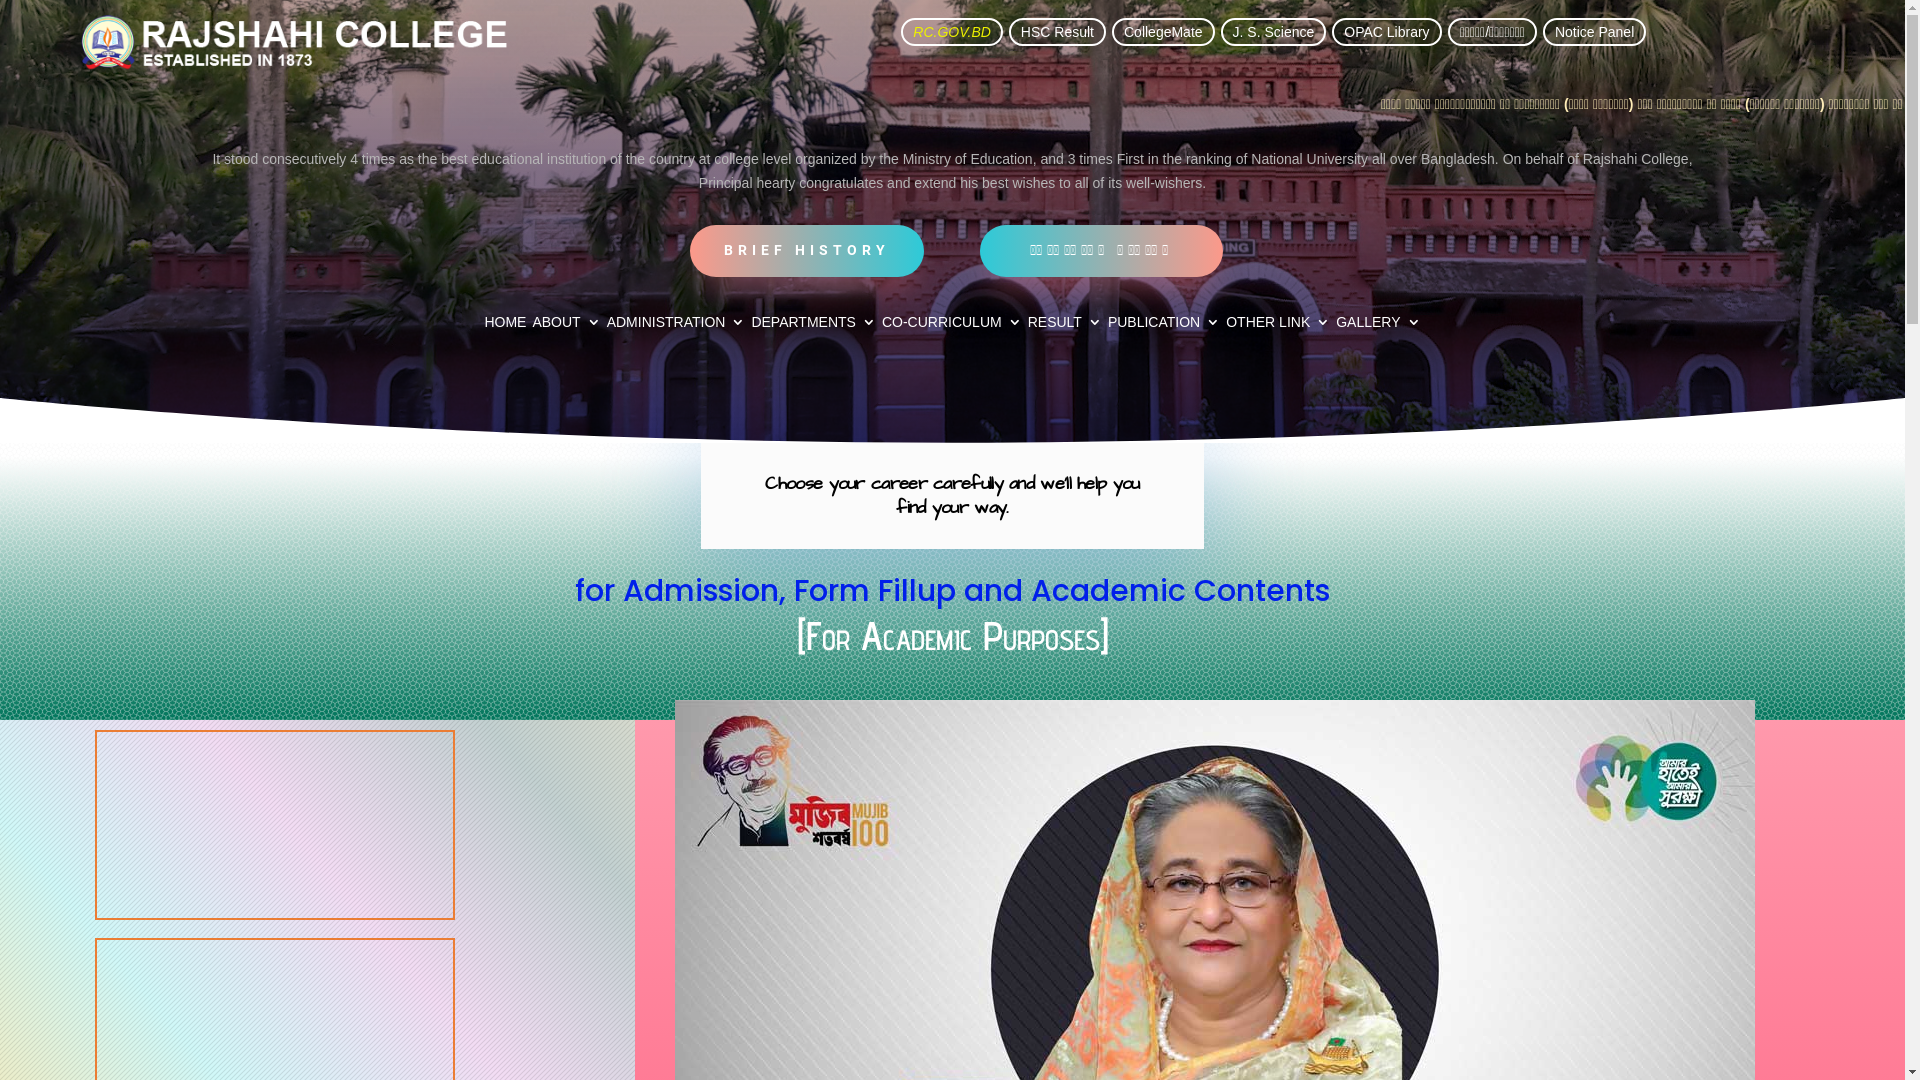 This screenshot has width=1920, height=1080. I want to click on 'ADMINISTRATION', so click(676, 325).